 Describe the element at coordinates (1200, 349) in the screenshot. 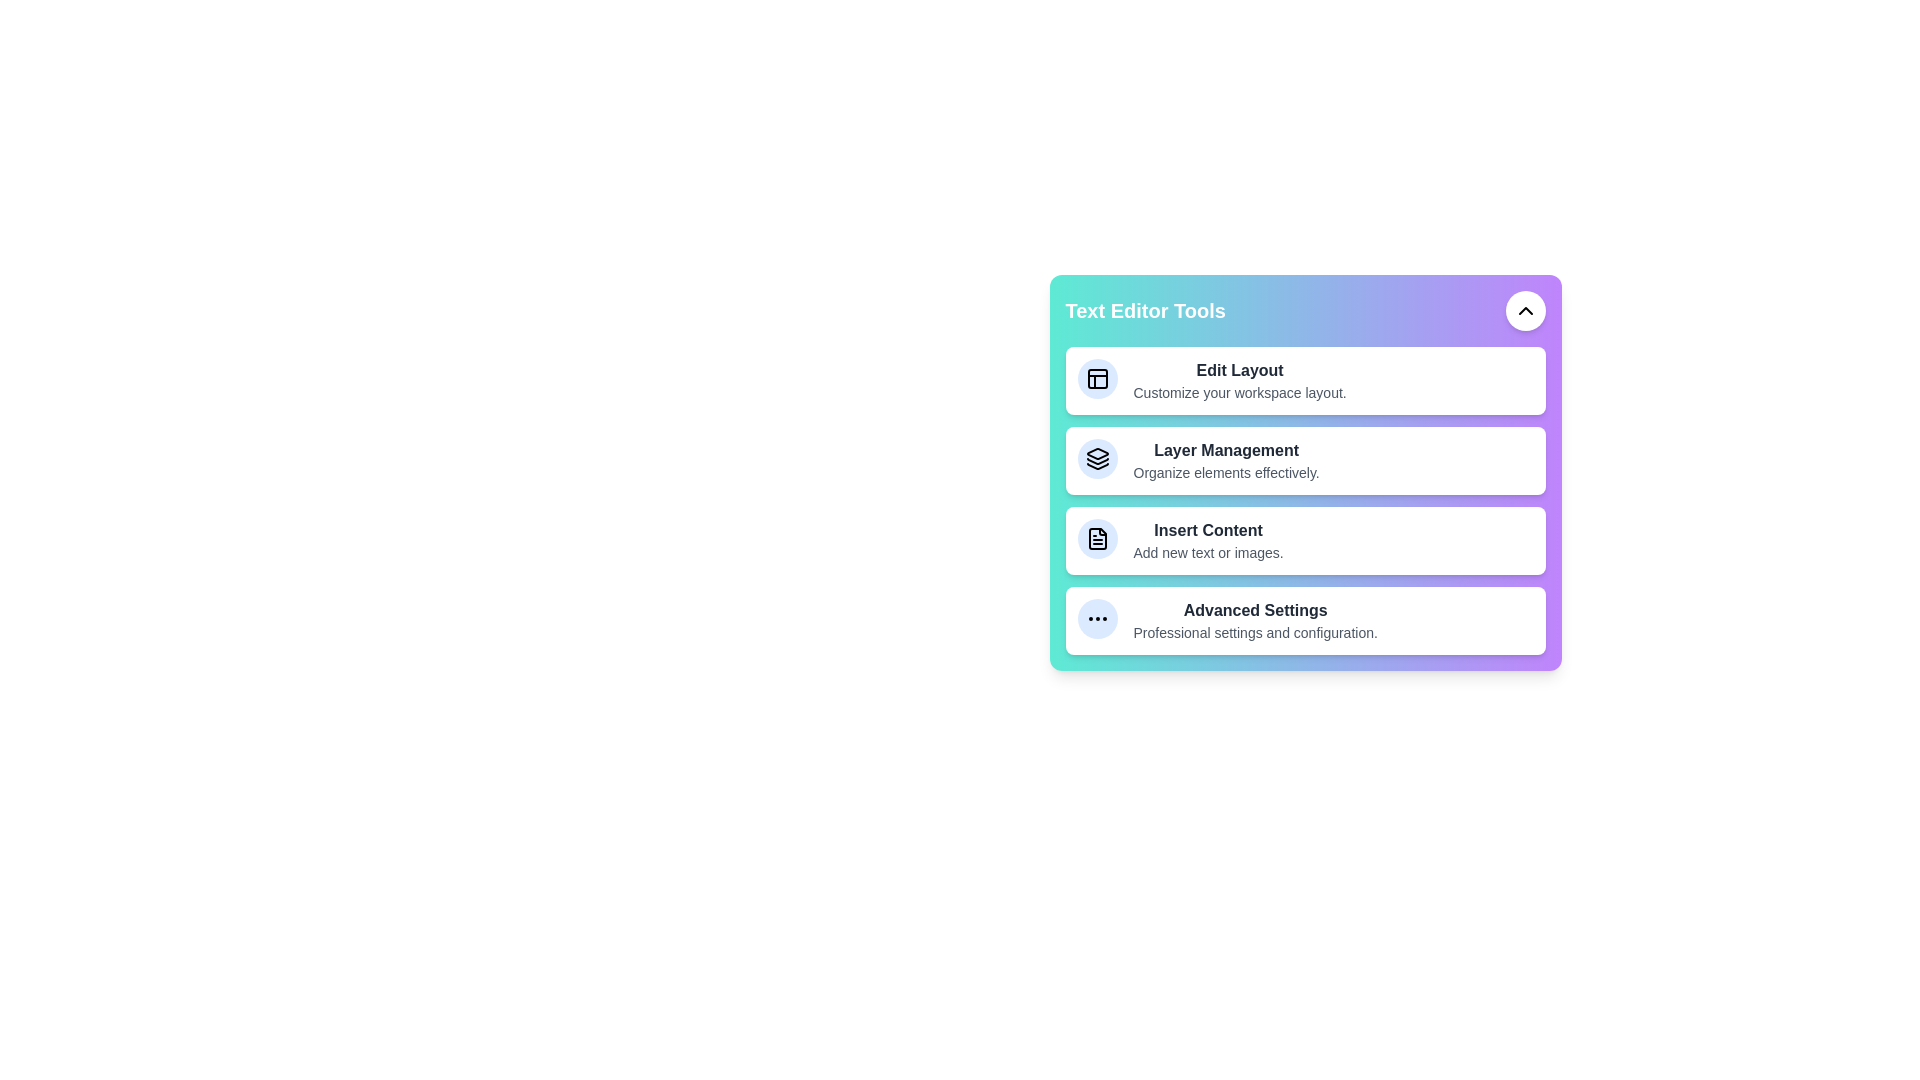

I see `the tool Edit Layout from the menu` at that location.